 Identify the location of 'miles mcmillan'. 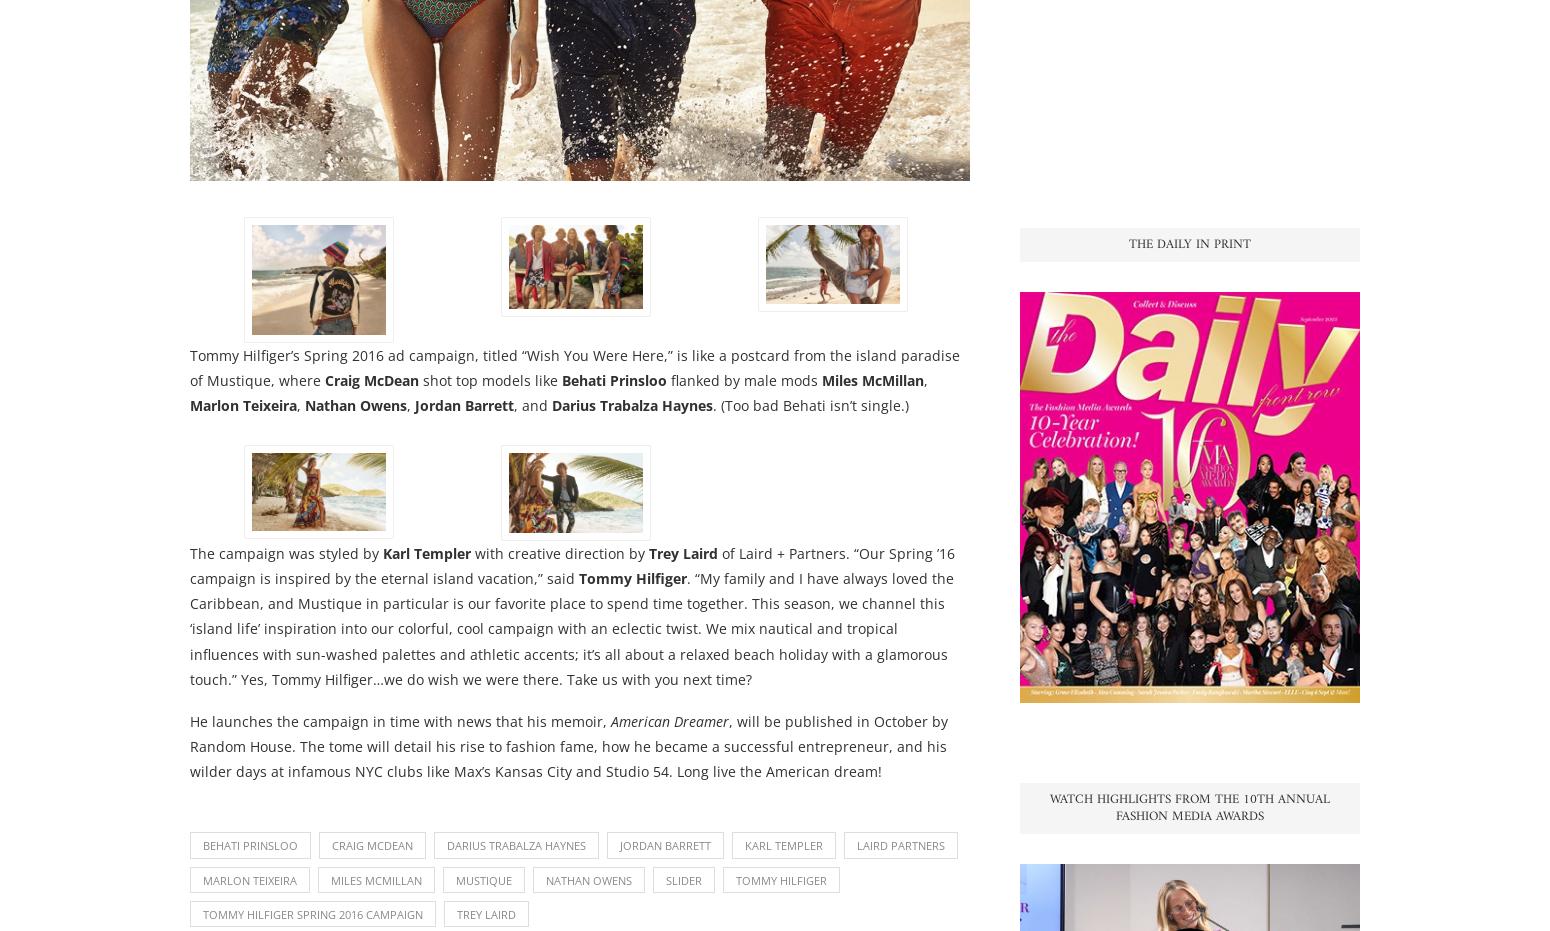
(375, 879).